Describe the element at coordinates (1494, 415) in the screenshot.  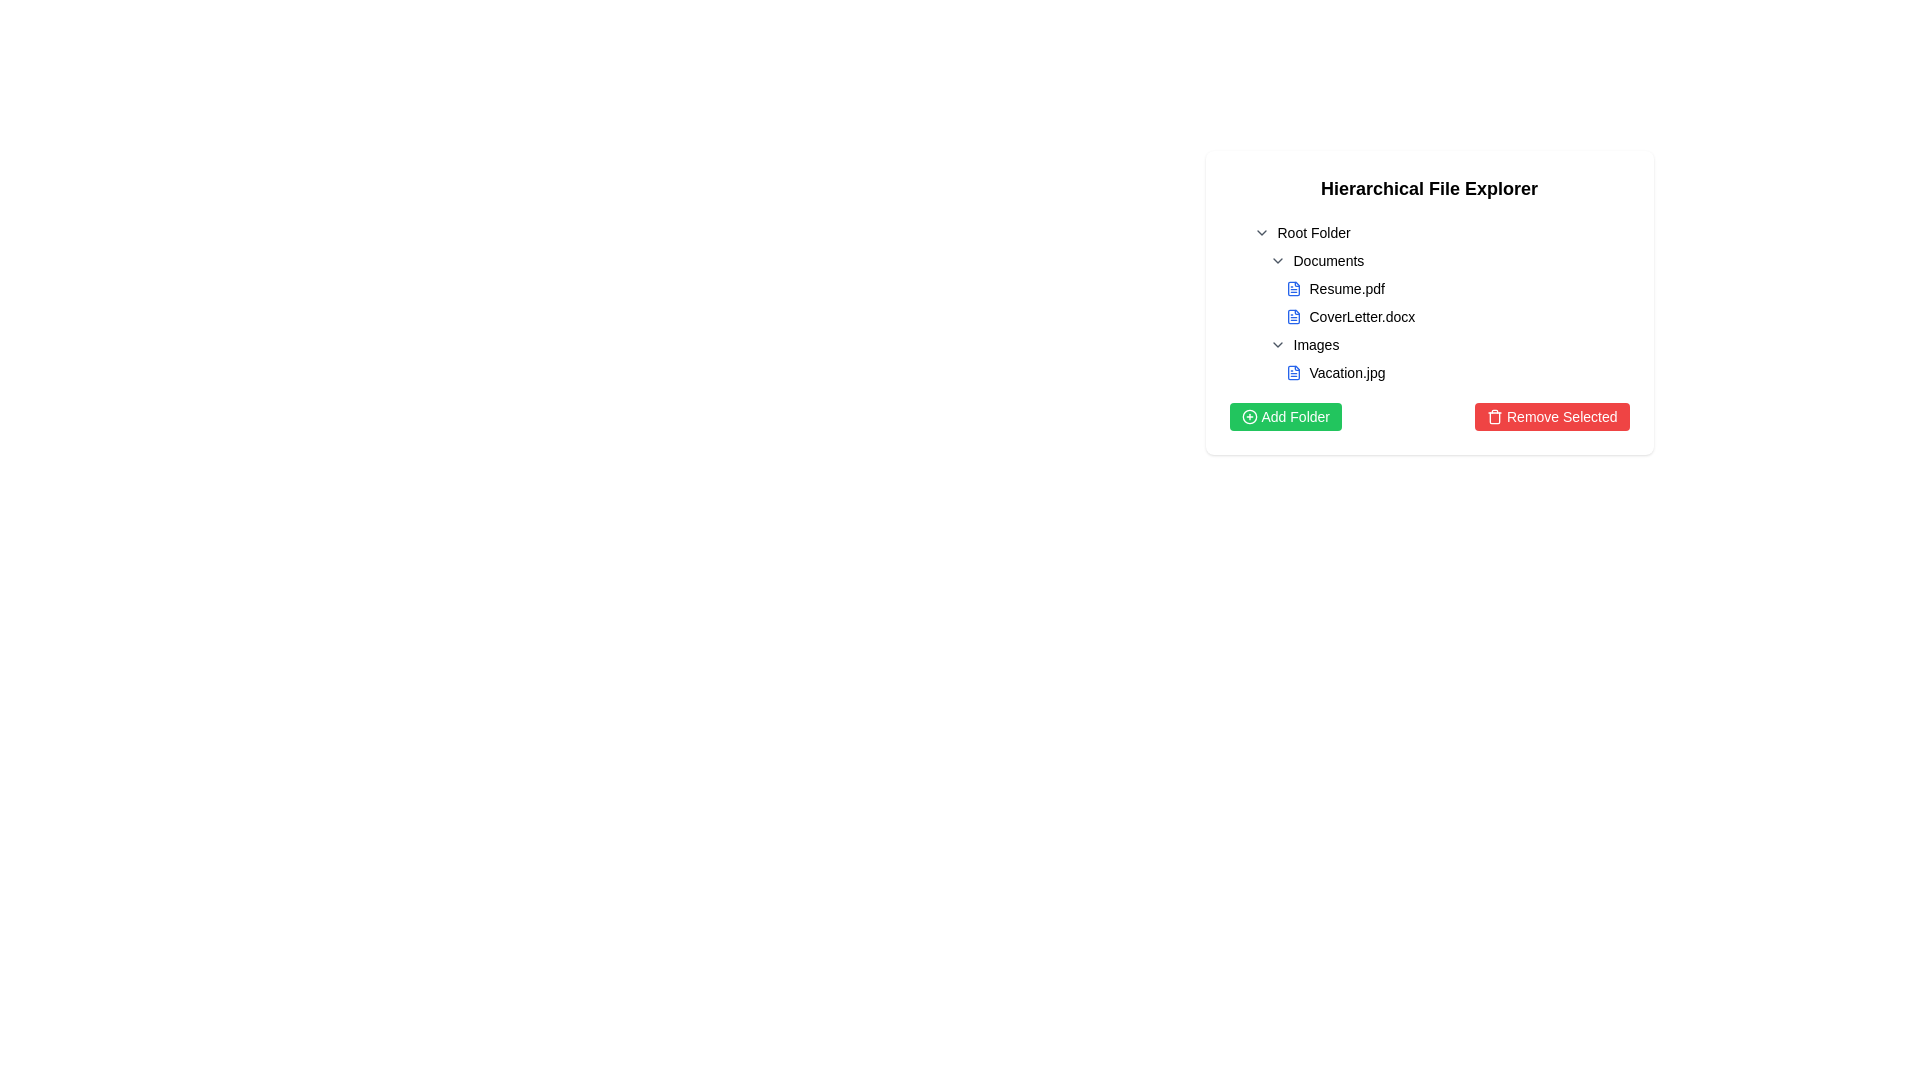
I see `the deletion icon located to the left of the 'Remove Selected' button, which visually represents the deletion action` at that location.